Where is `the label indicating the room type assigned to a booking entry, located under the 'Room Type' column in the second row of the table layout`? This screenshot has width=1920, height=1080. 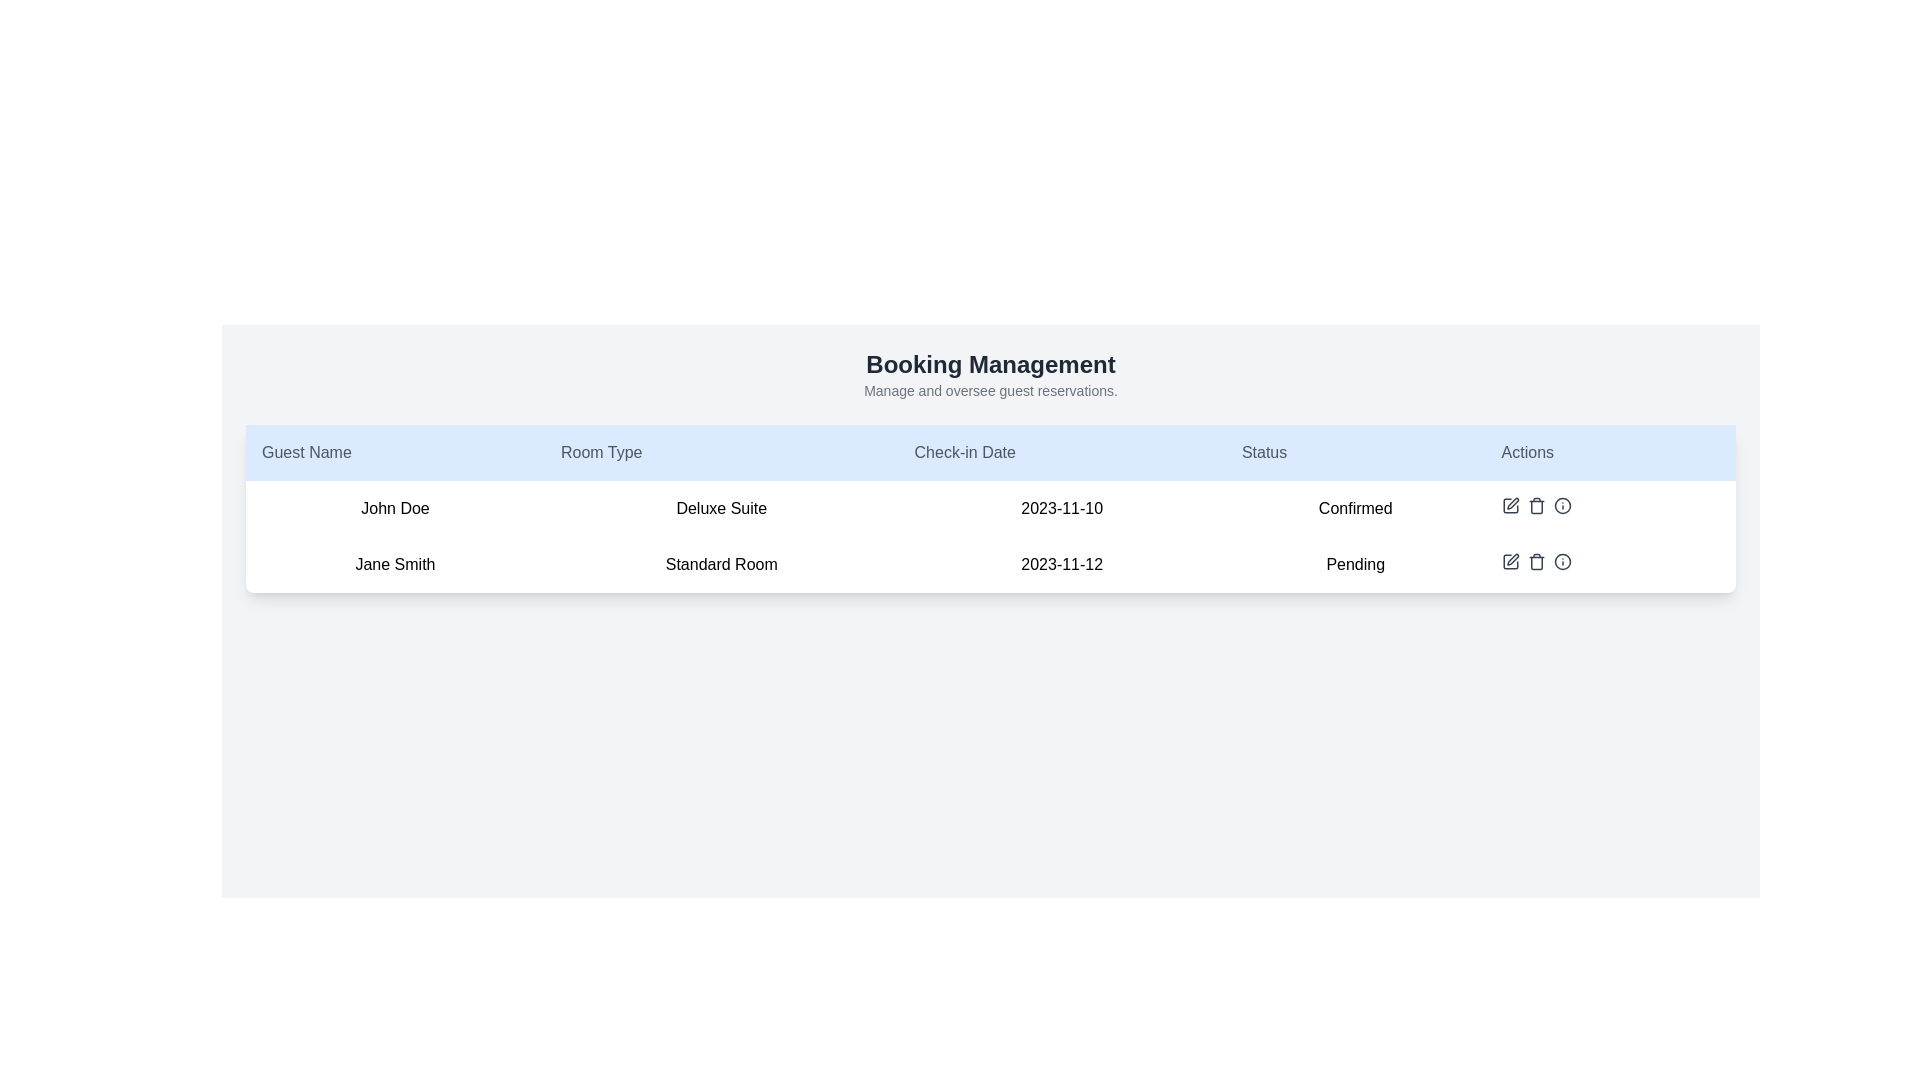 the label indicating the room type assigned to a booking entry, located under the 'Room Type' column in the second row of the table layout is located at coordinates (720, 564).